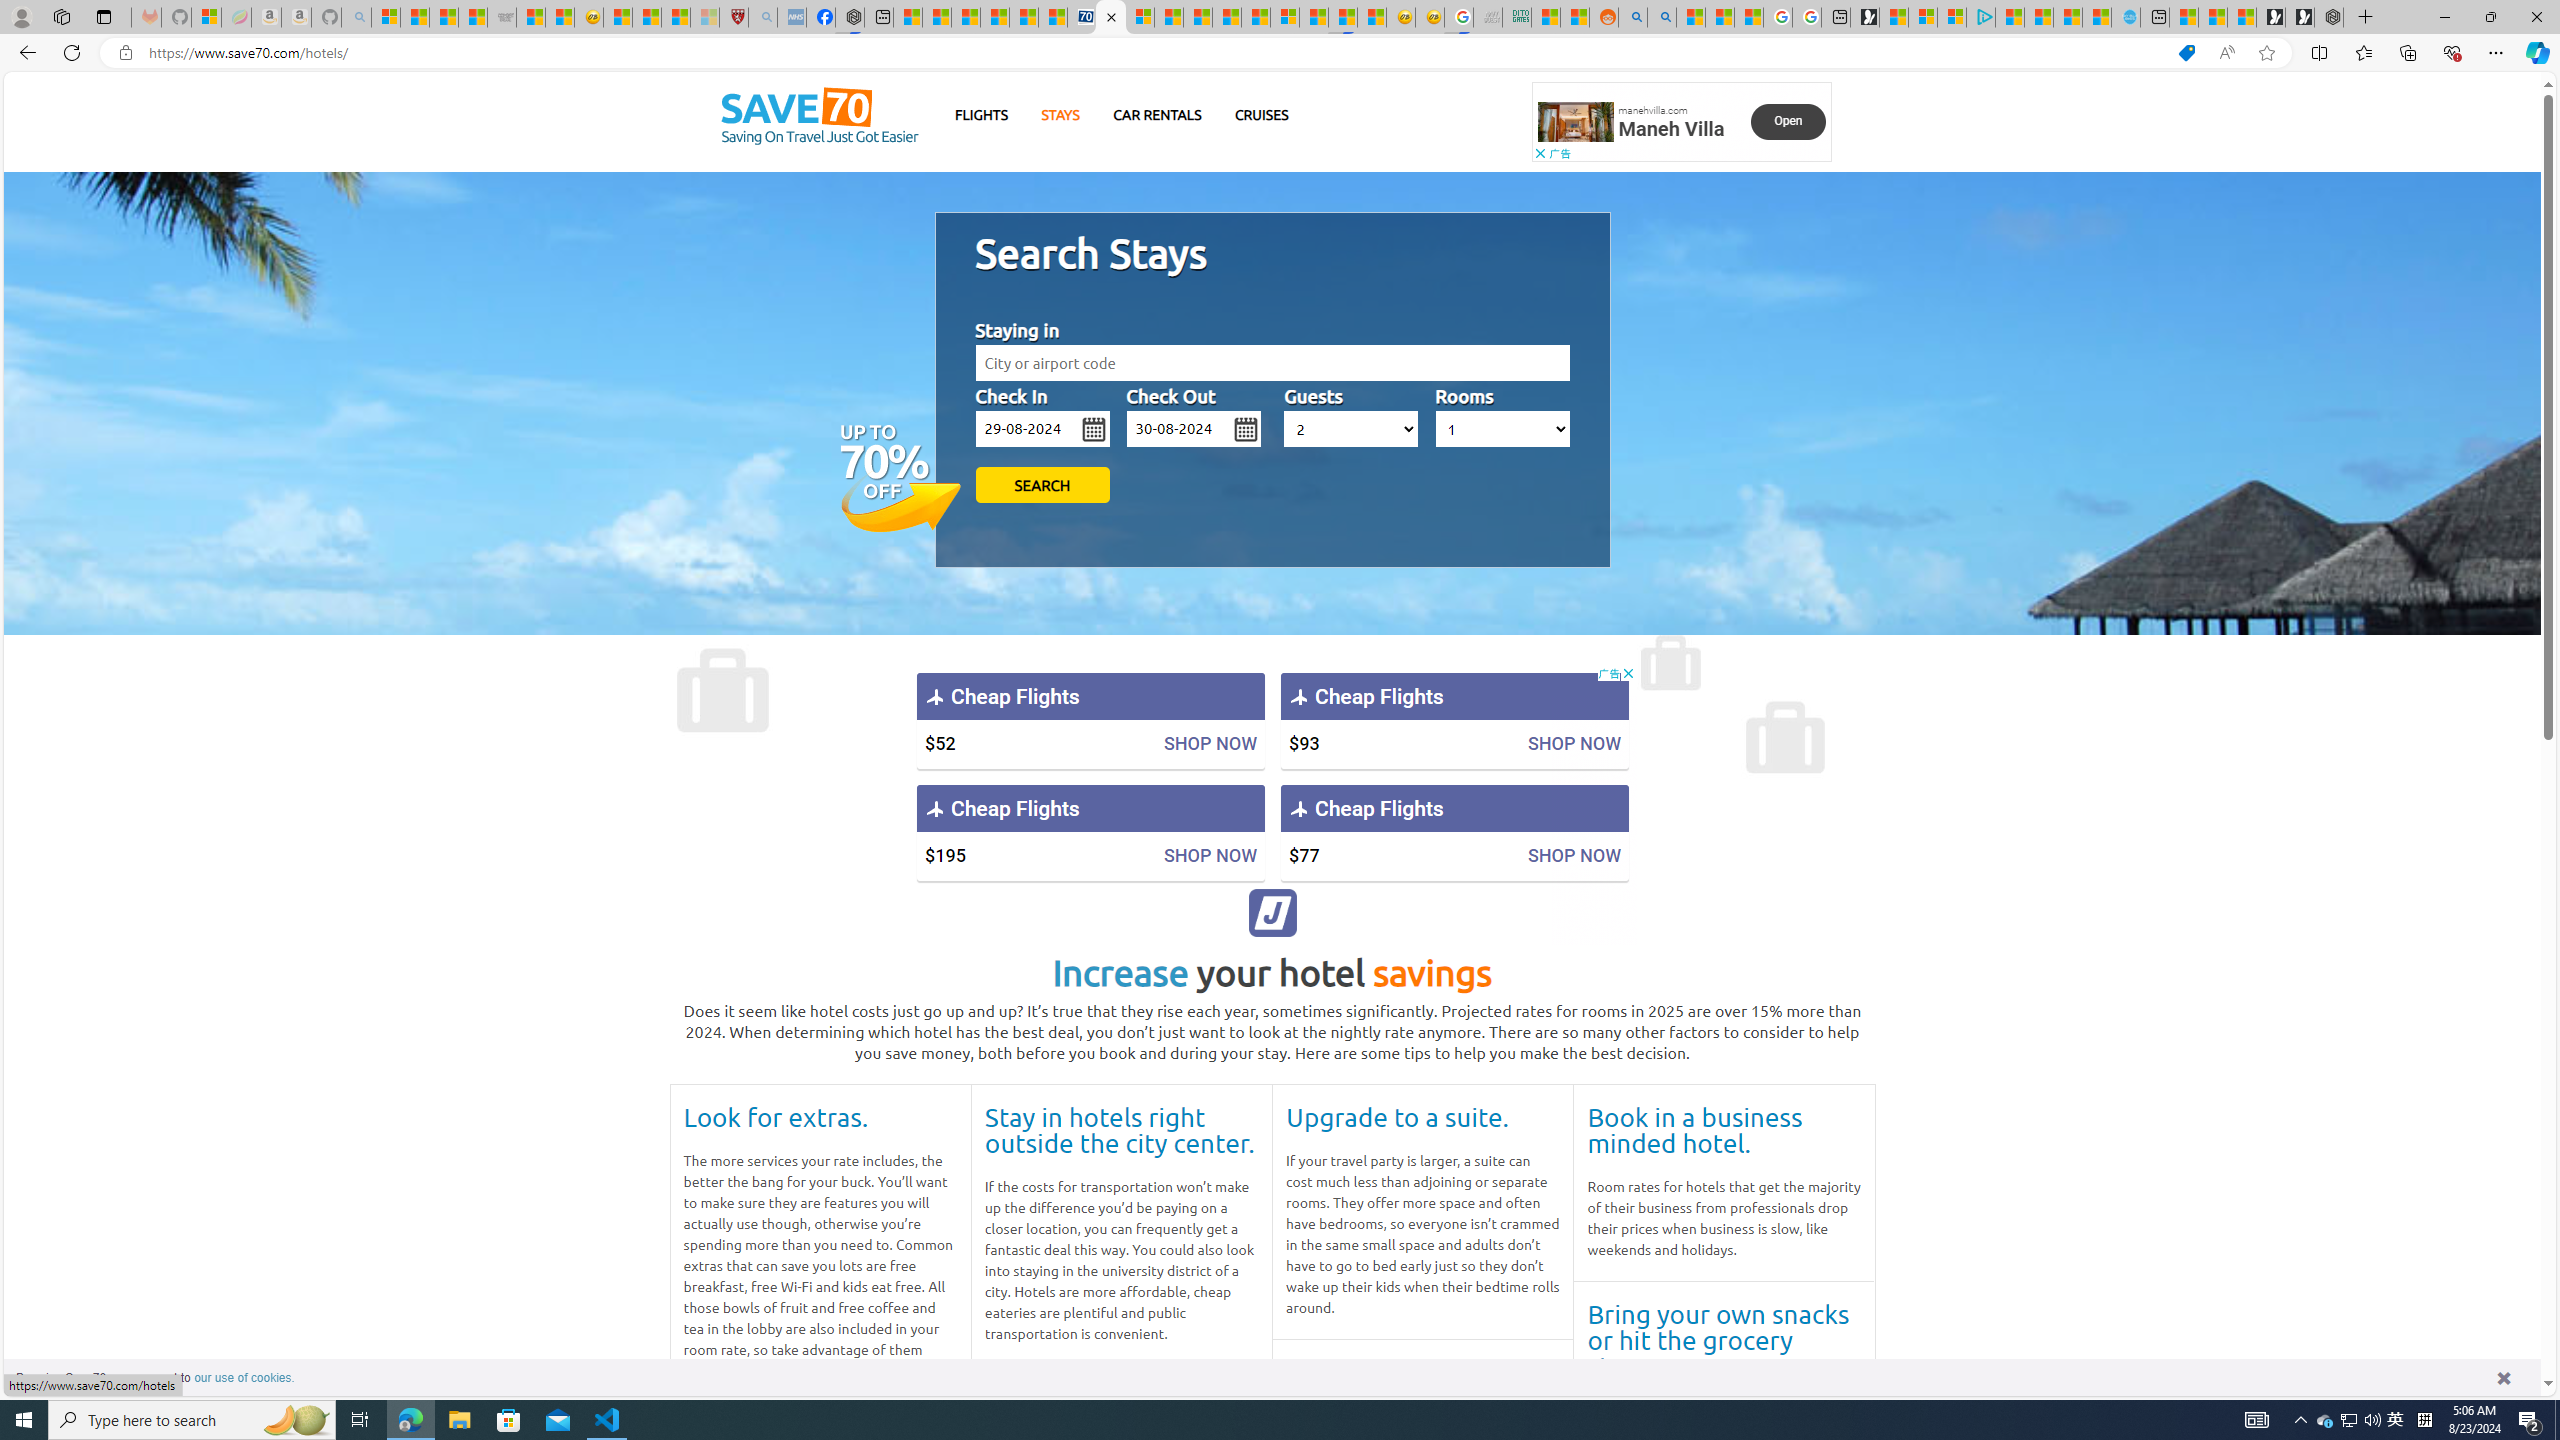  I want to click on 'City or airport code', so click(1271, 363).